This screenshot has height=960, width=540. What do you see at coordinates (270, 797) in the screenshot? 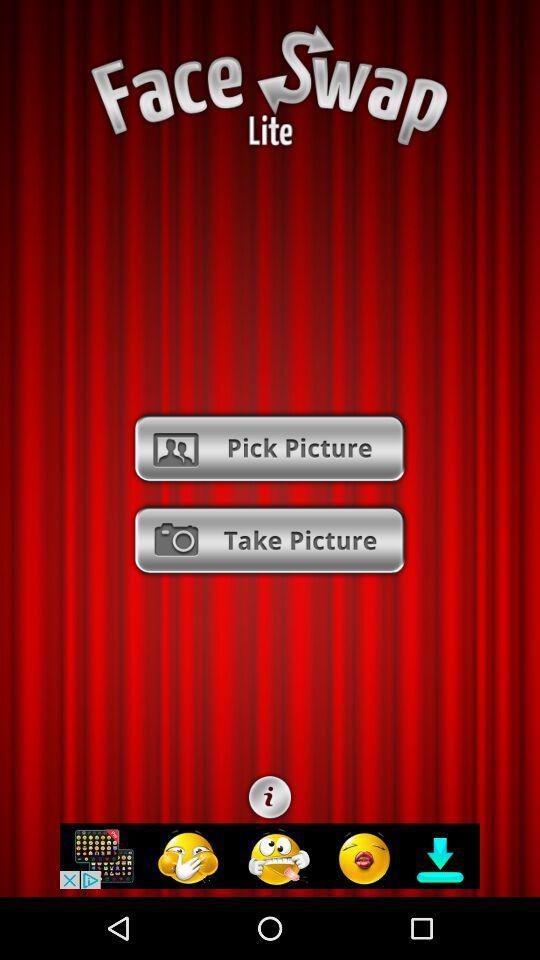
I see `read information` at bounding box center [270, 797].